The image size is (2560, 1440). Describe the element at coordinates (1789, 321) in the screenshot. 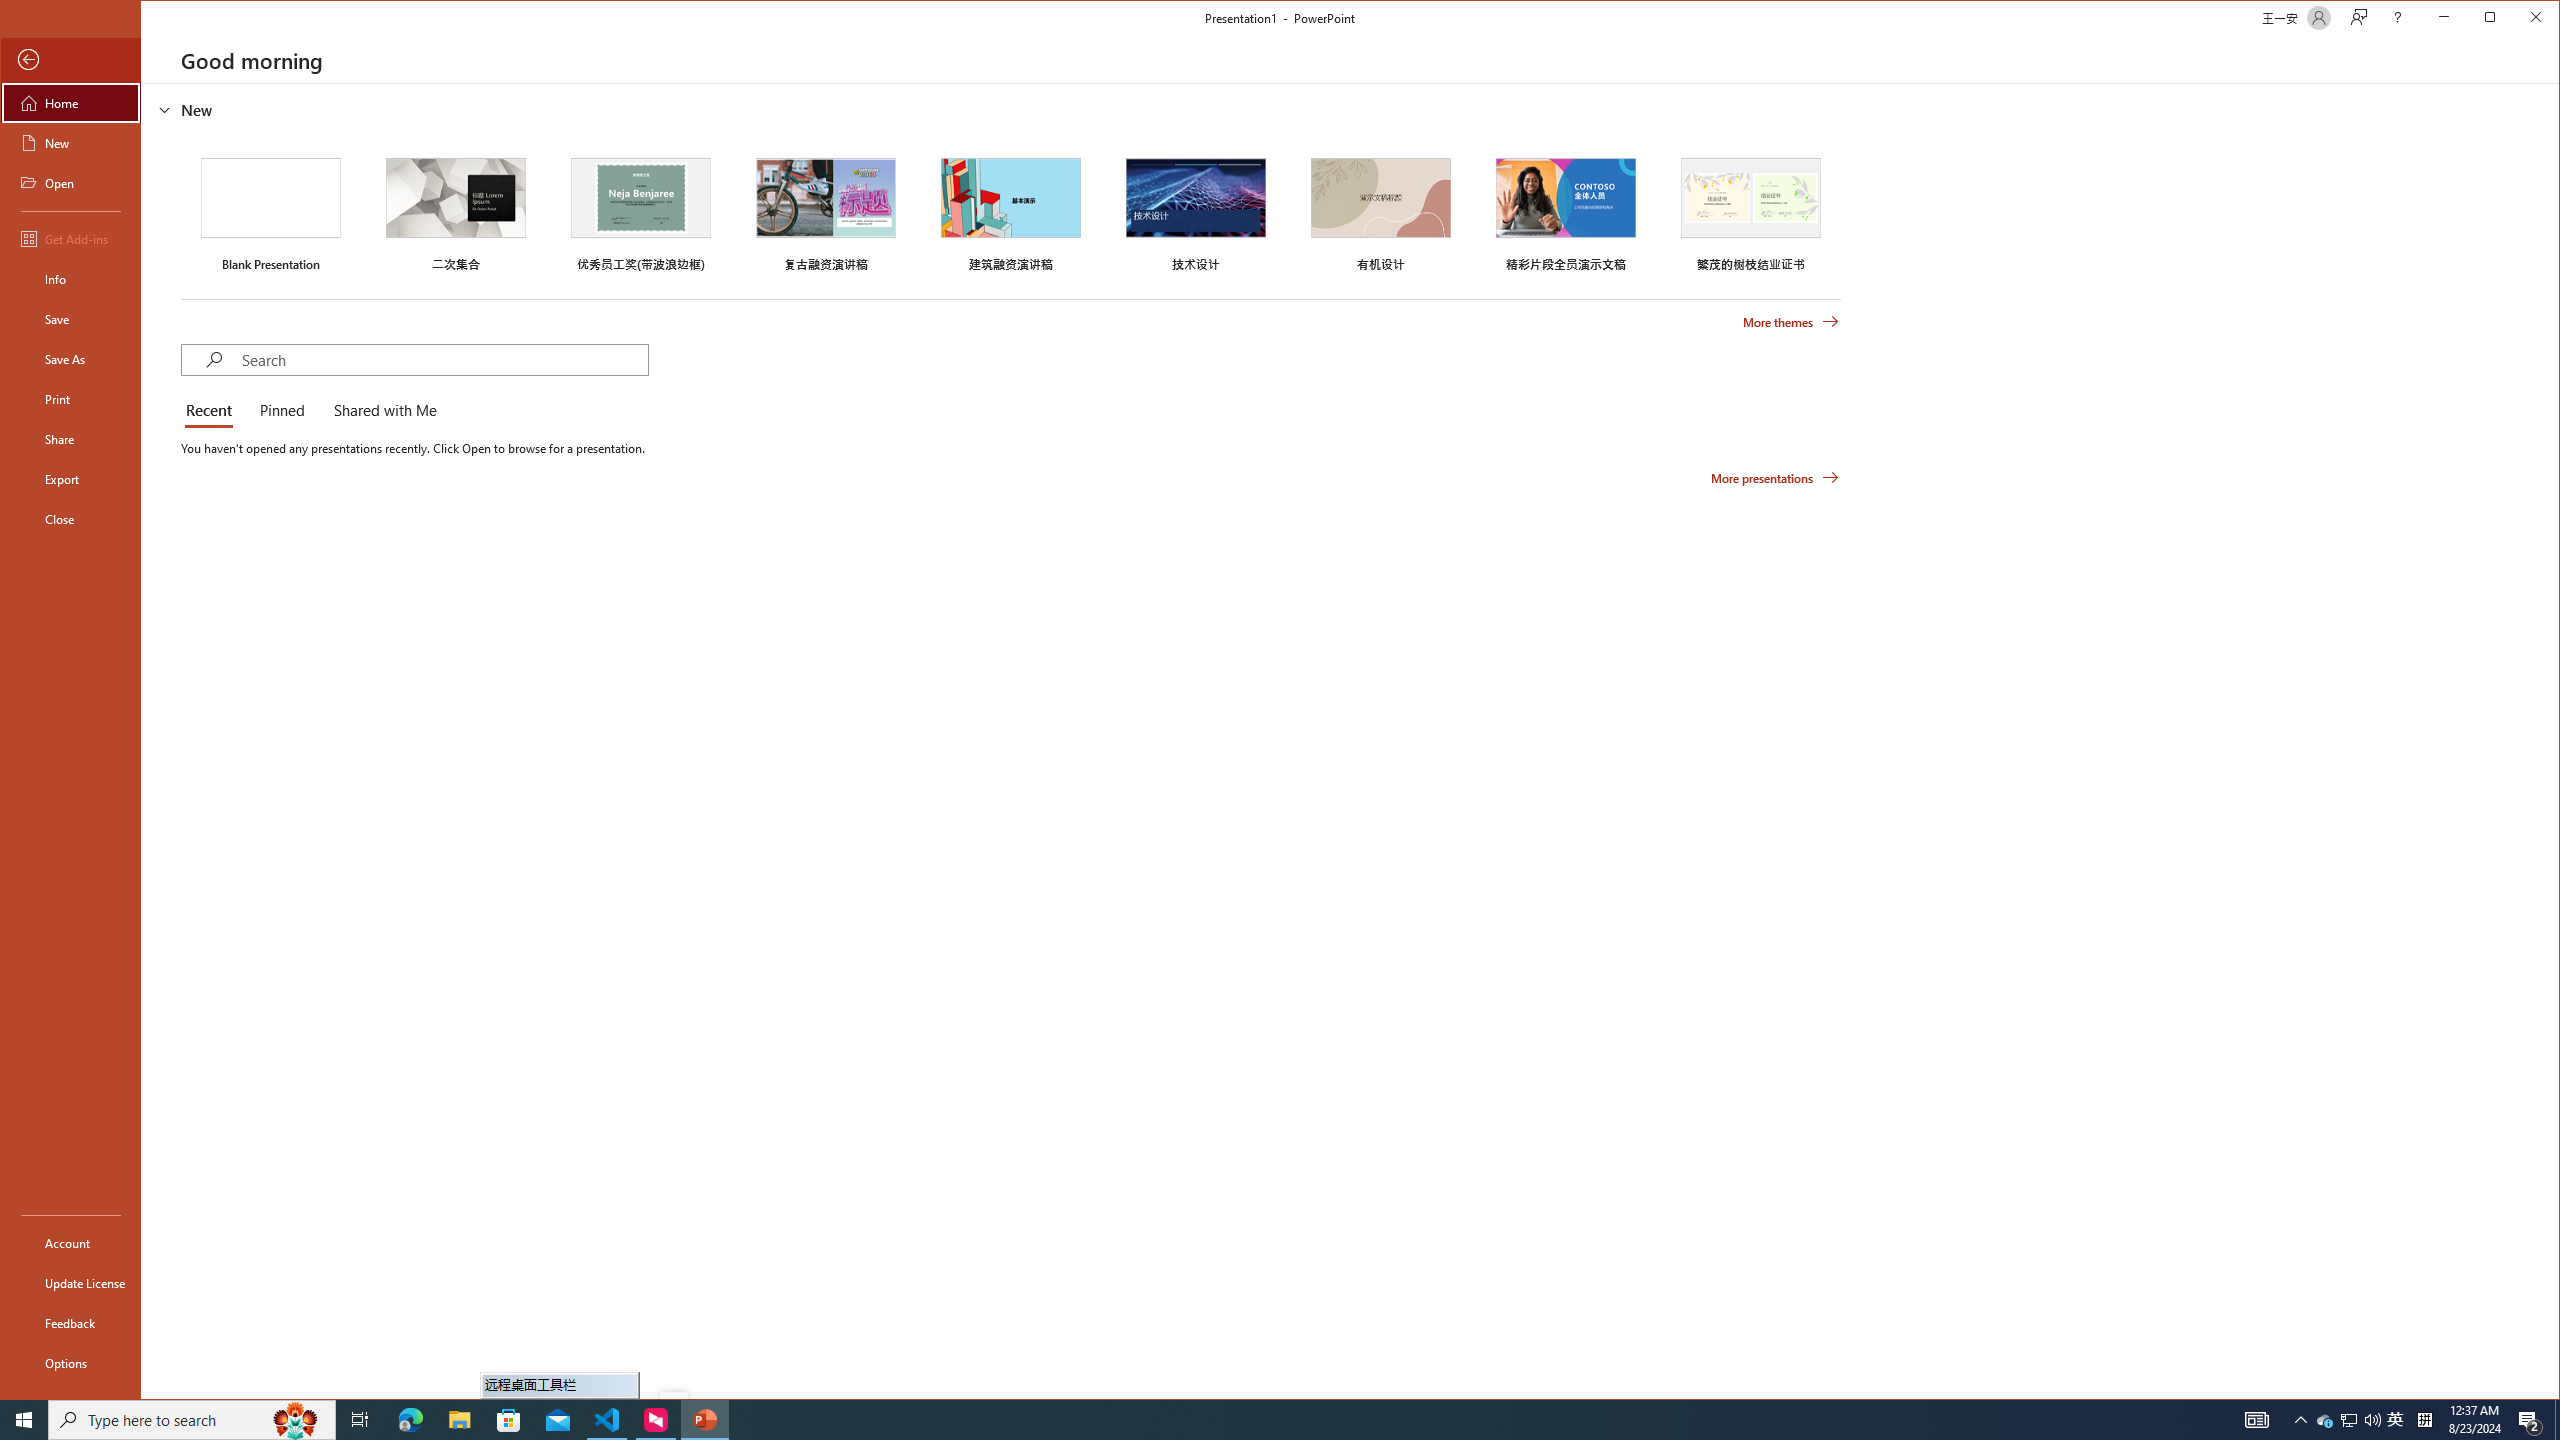

I see `'More themes'` at that location.